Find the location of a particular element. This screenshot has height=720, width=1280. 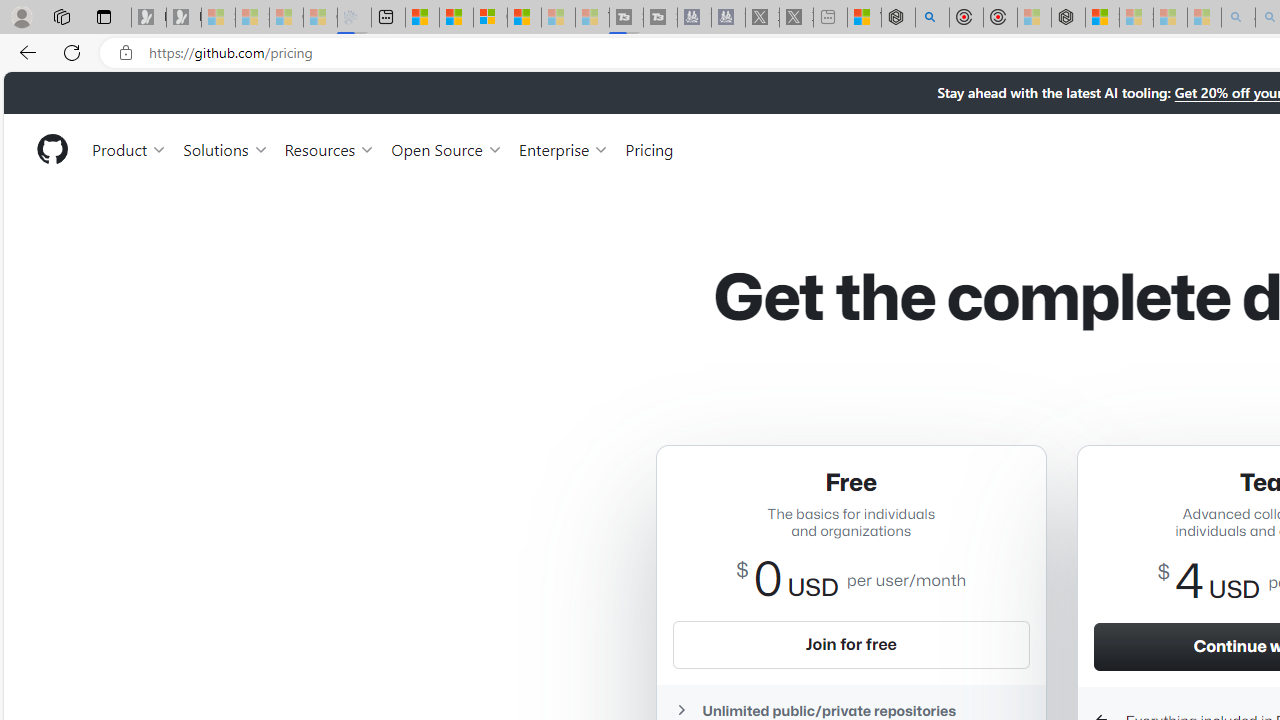

'Join for free' is located at coordinates (851, 644).